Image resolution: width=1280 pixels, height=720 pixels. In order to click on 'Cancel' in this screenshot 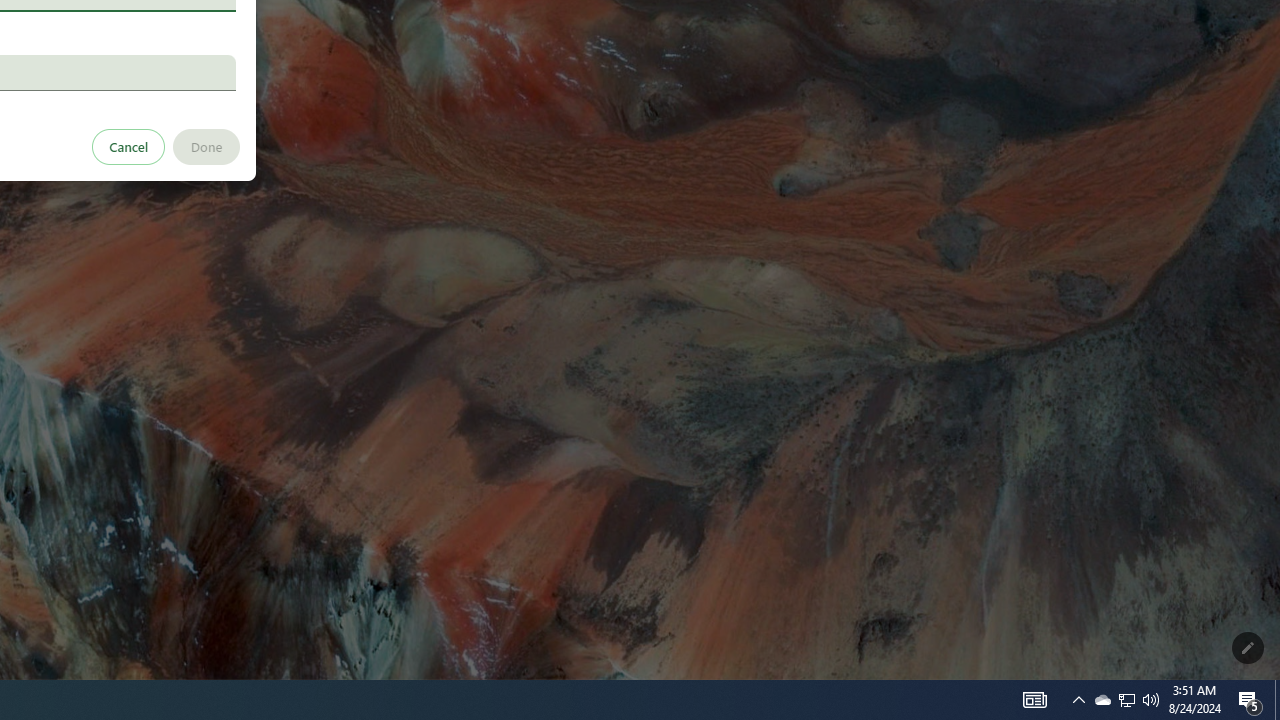, I will do `click(128, 145)`.